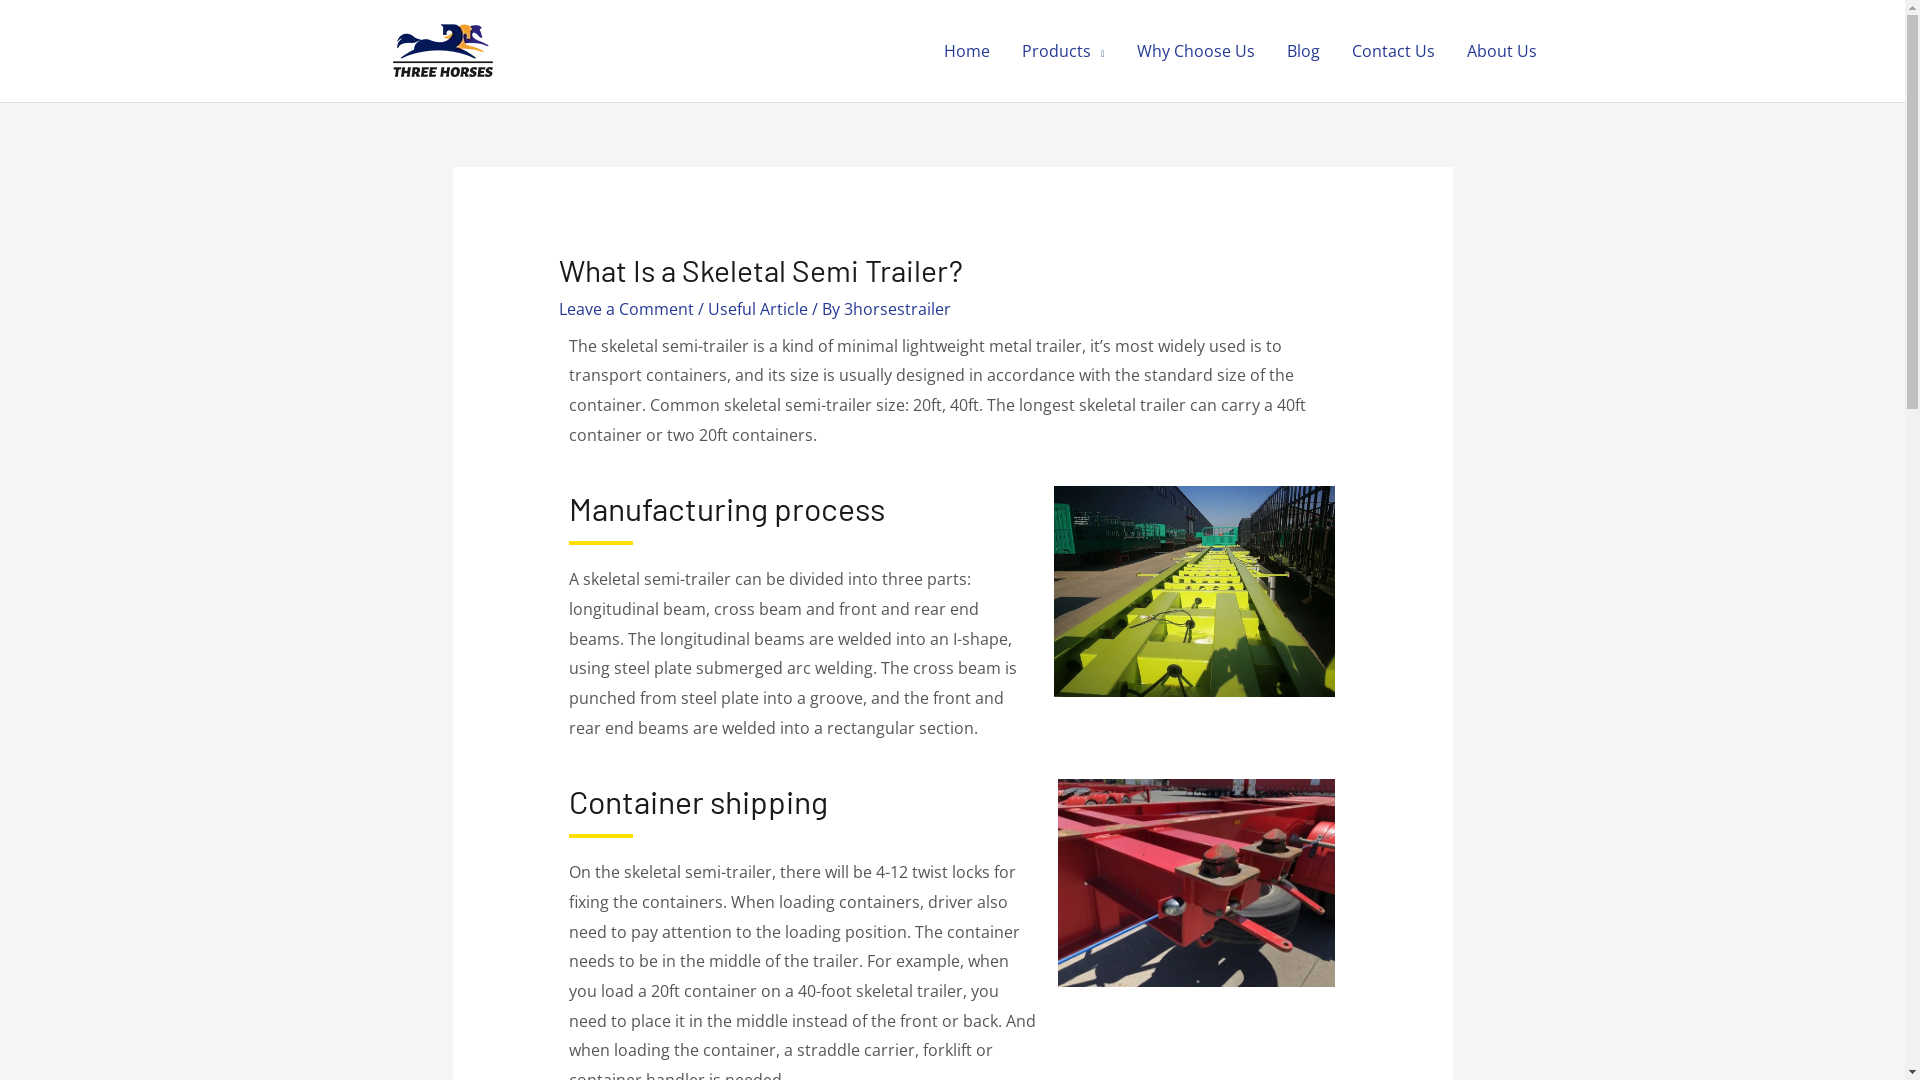 The image size is (1920, 1080). Describe the element at coordinates (966, 49) in the screenshot. I see `'Home'` at that location.